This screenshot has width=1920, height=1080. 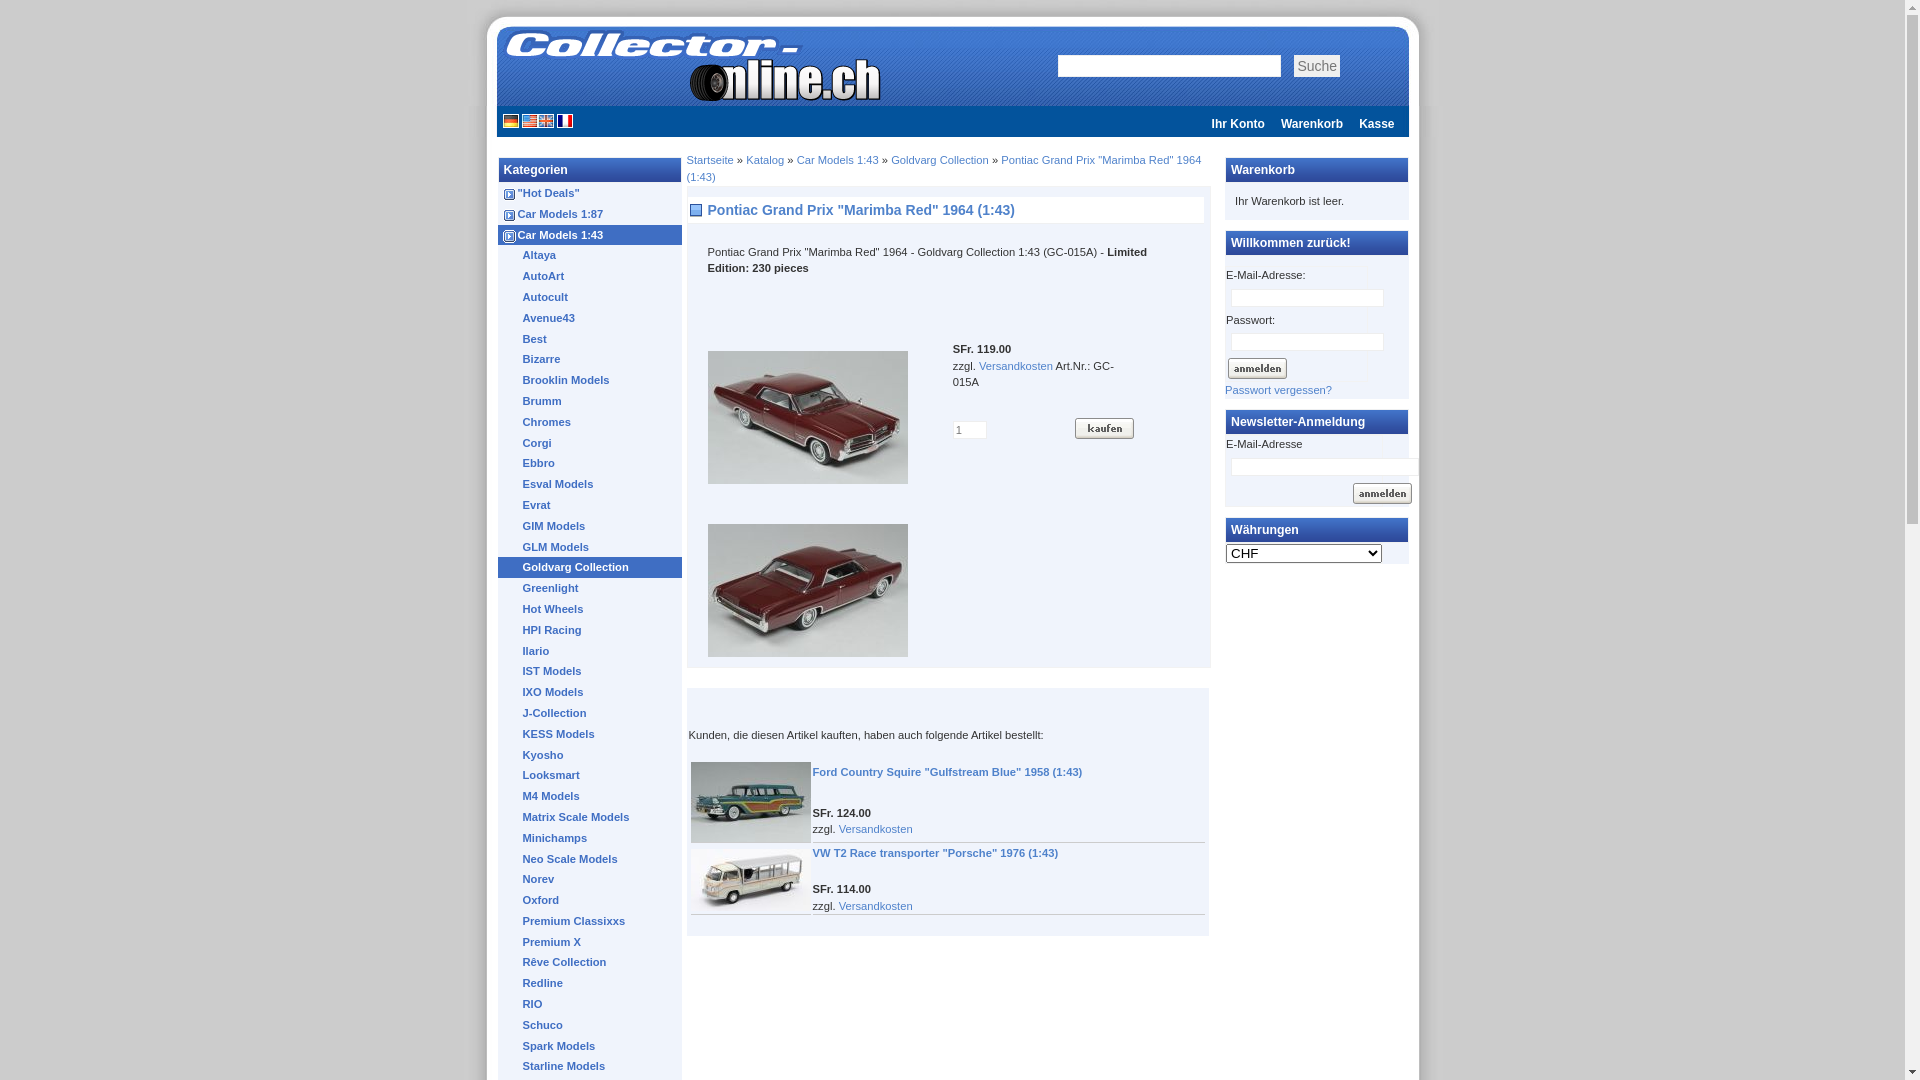 I want to click on 'Versandkosten', so click(x=875, y=906).